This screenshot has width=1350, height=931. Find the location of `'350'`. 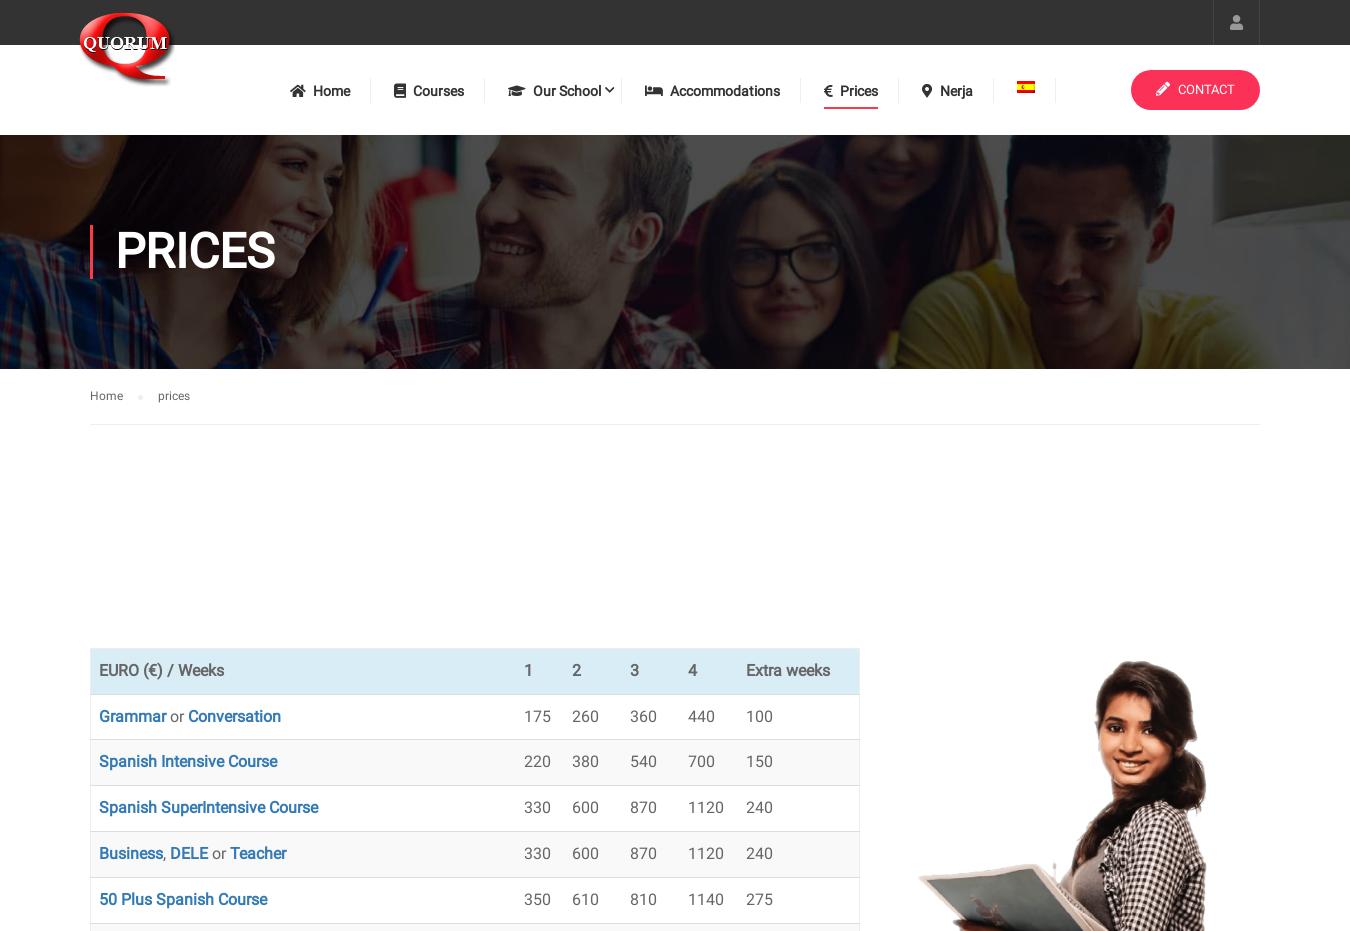

'350' is located at coordinates (521, 898).